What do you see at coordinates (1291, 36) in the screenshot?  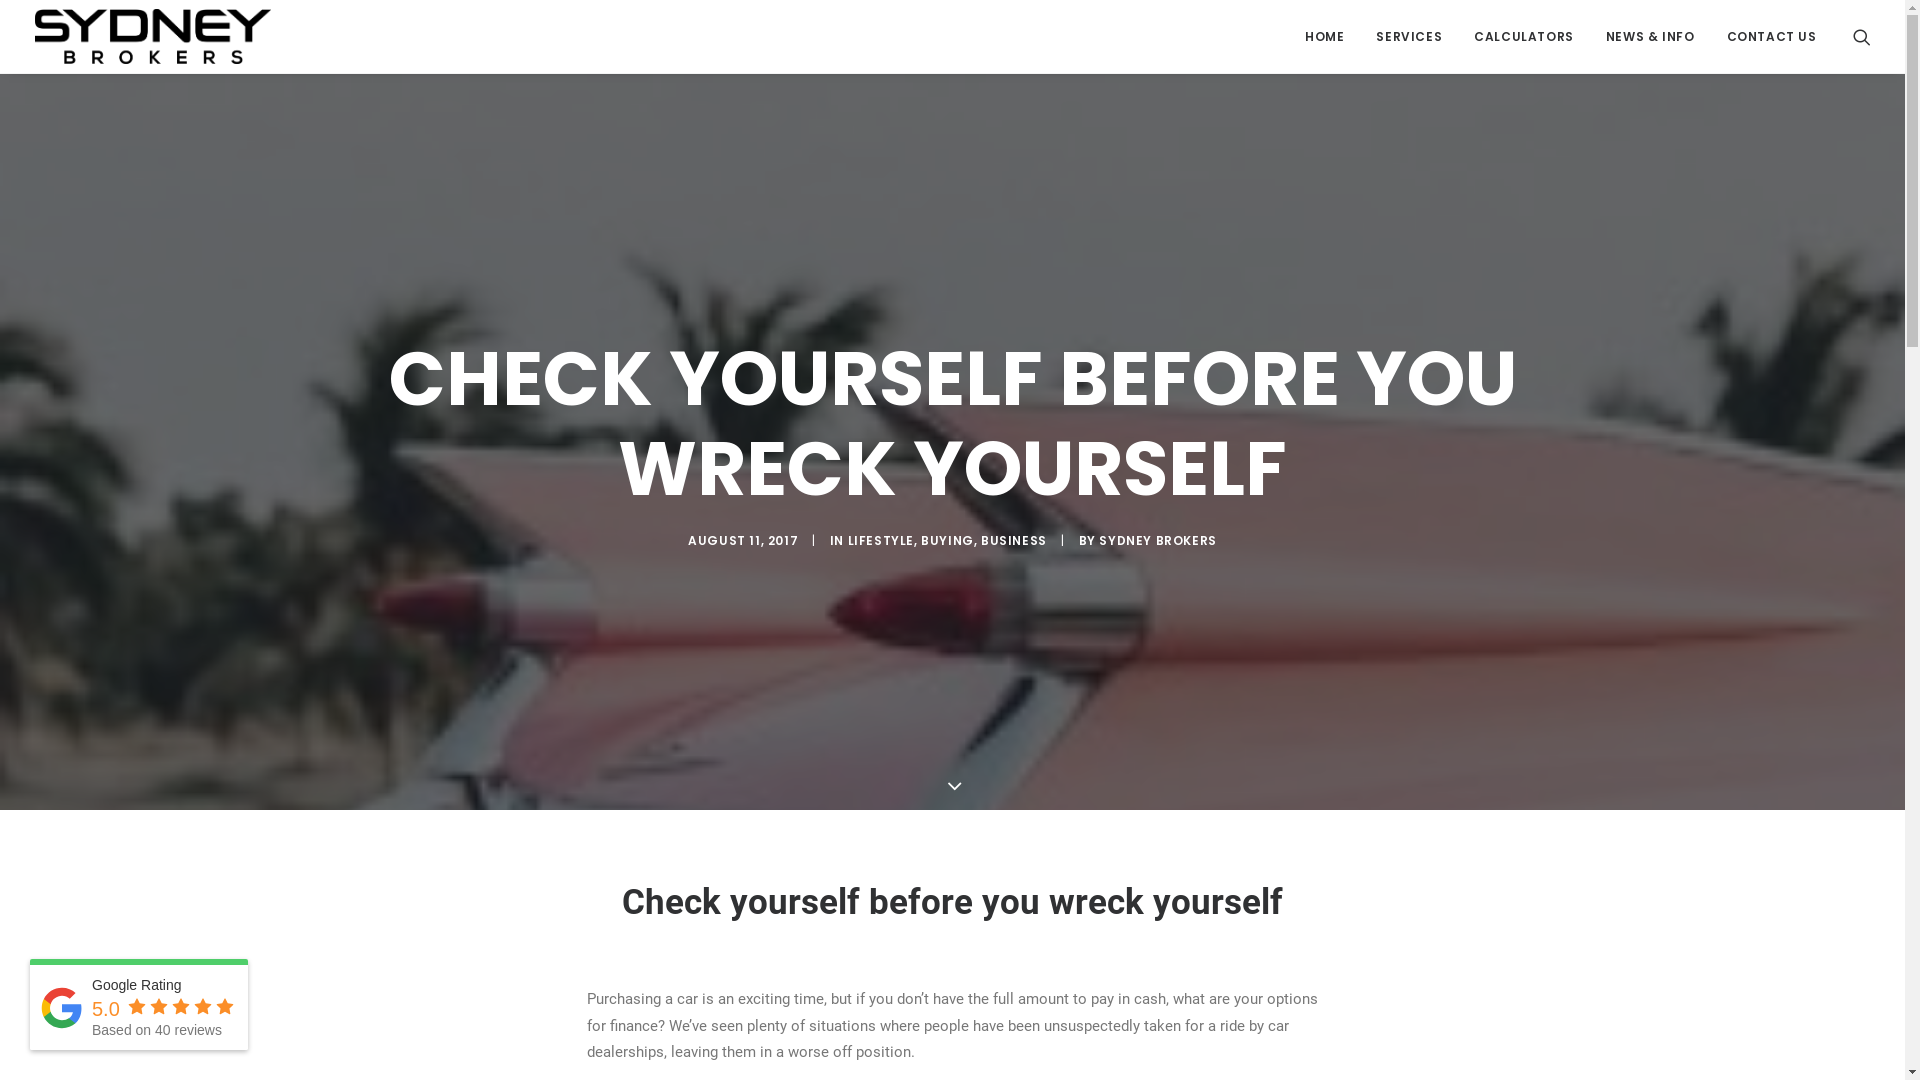 I see `'HOME'` at bounding box center [1291, 36].